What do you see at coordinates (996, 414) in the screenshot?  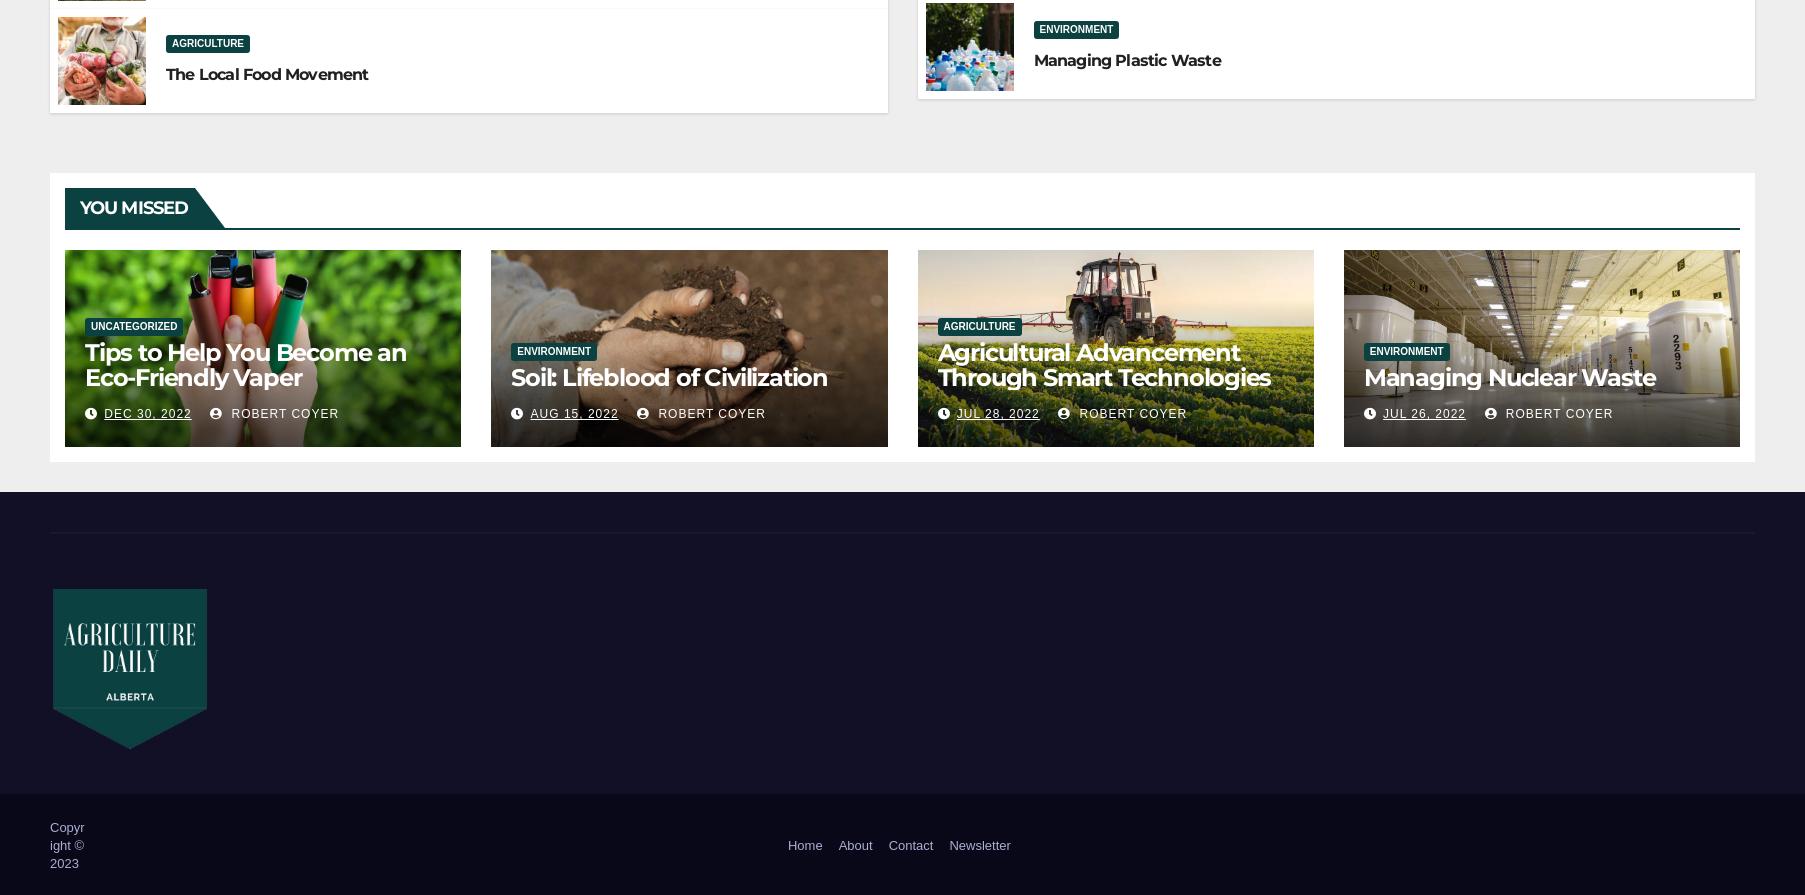 I see `'Jul 28, 2022'` at bounding box center [996, 414].